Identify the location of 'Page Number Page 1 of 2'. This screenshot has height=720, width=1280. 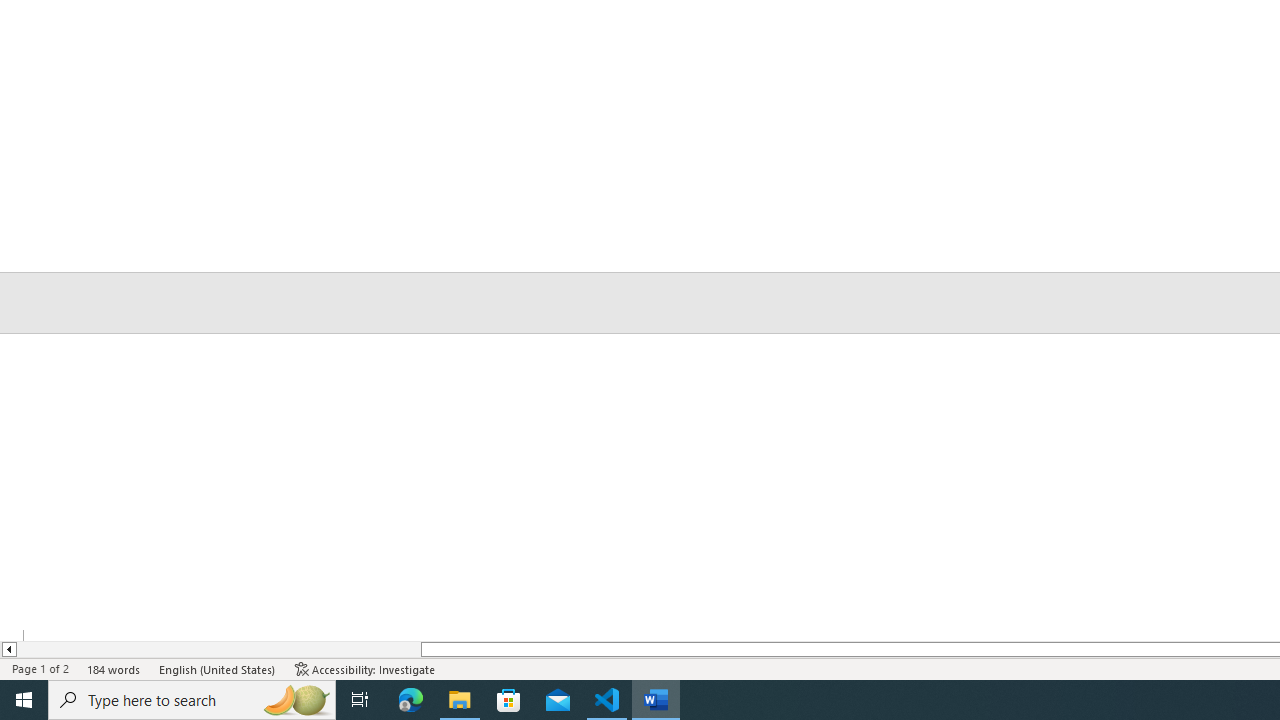
(40, 669).